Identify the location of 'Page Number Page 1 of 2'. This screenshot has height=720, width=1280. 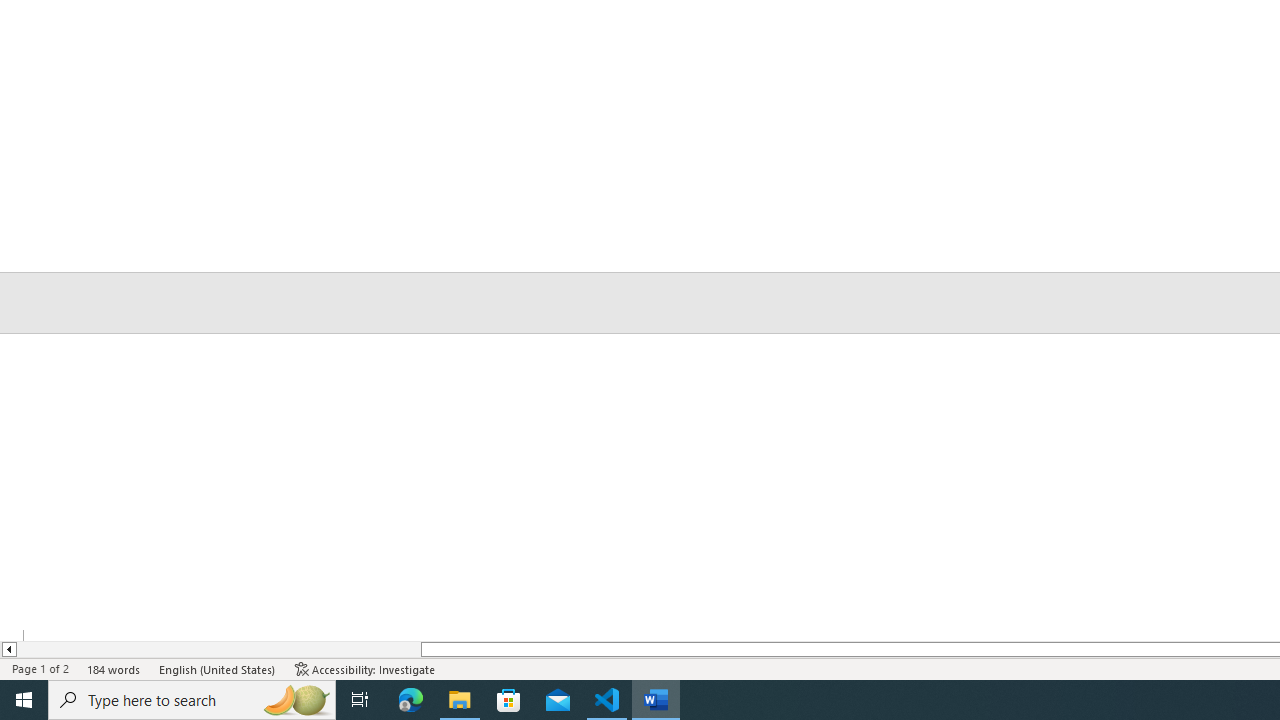
(40, 669).